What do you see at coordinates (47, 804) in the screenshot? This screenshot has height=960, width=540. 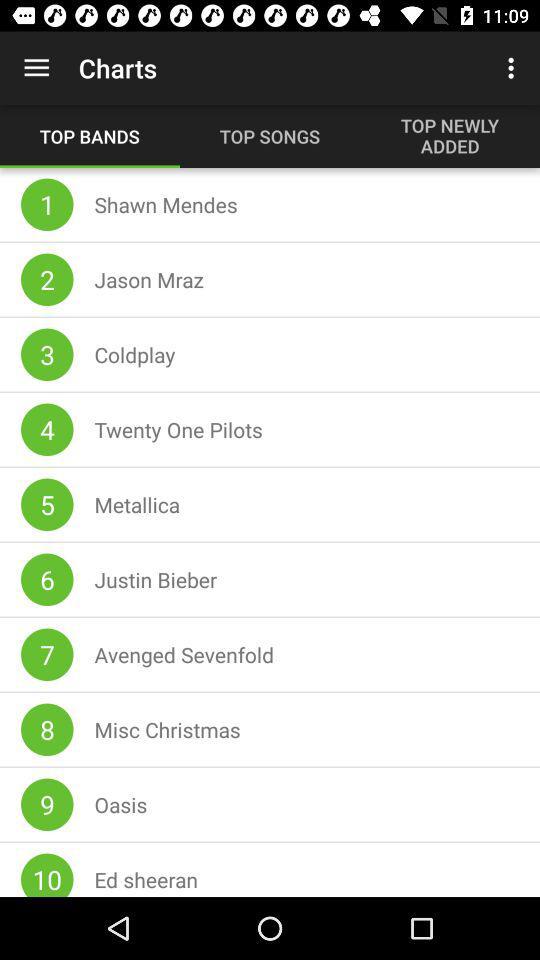 I see `the item below 8 icon` at bounding box center [47, 804].